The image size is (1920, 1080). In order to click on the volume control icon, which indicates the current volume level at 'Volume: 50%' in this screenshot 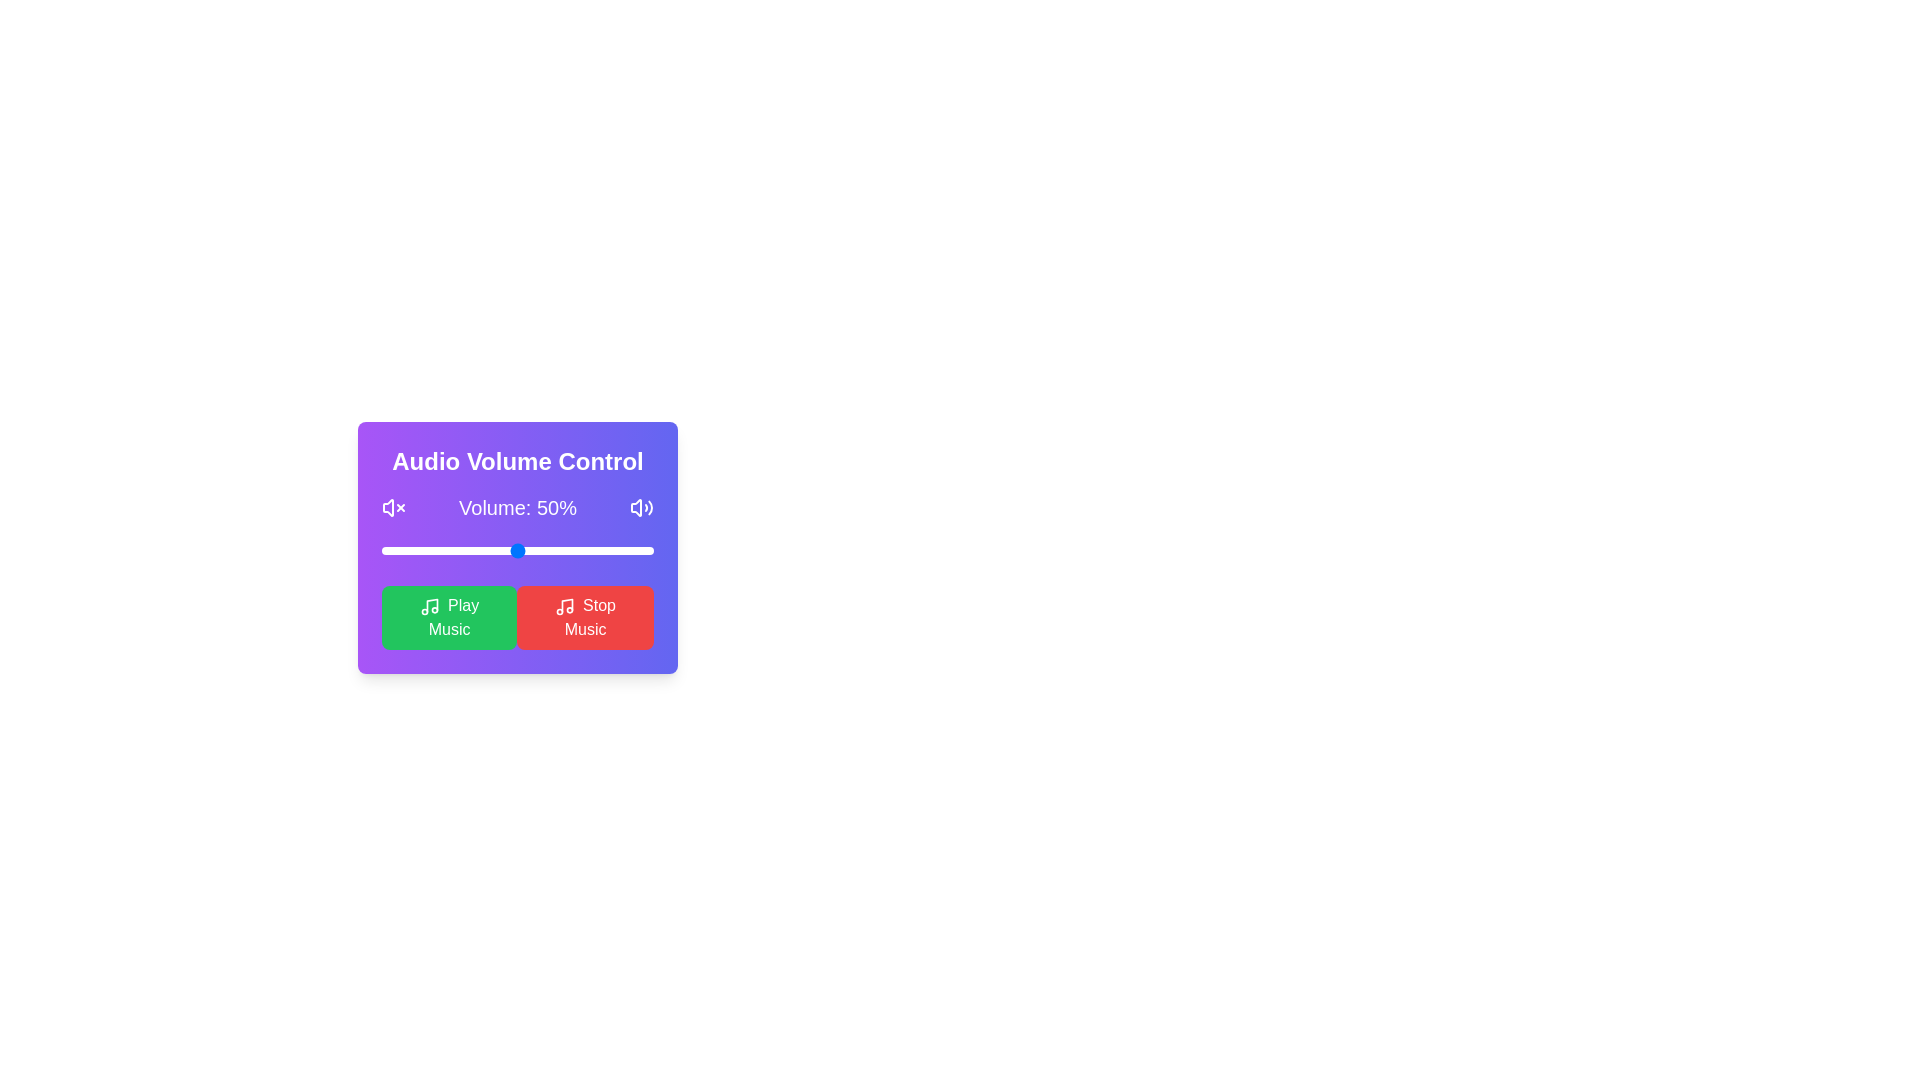, I will do `click(642, 507)`.